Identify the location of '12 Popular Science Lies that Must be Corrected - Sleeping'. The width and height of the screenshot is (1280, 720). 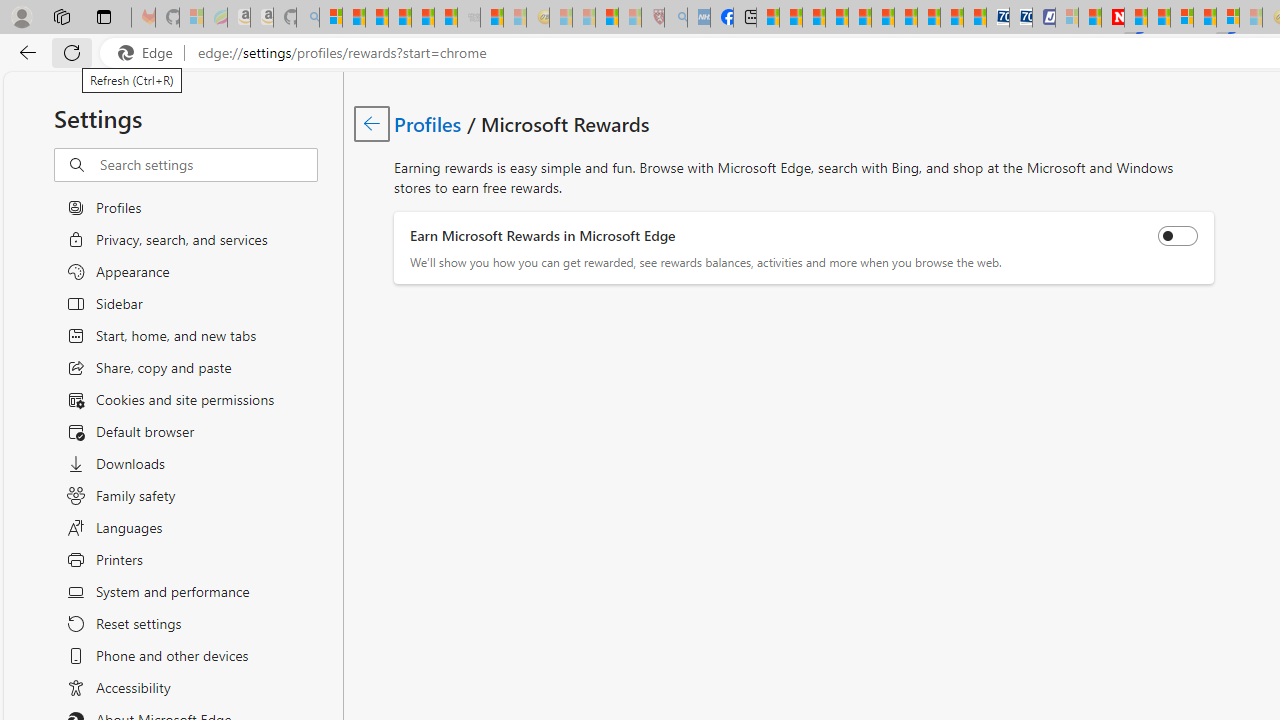
(629, 17).